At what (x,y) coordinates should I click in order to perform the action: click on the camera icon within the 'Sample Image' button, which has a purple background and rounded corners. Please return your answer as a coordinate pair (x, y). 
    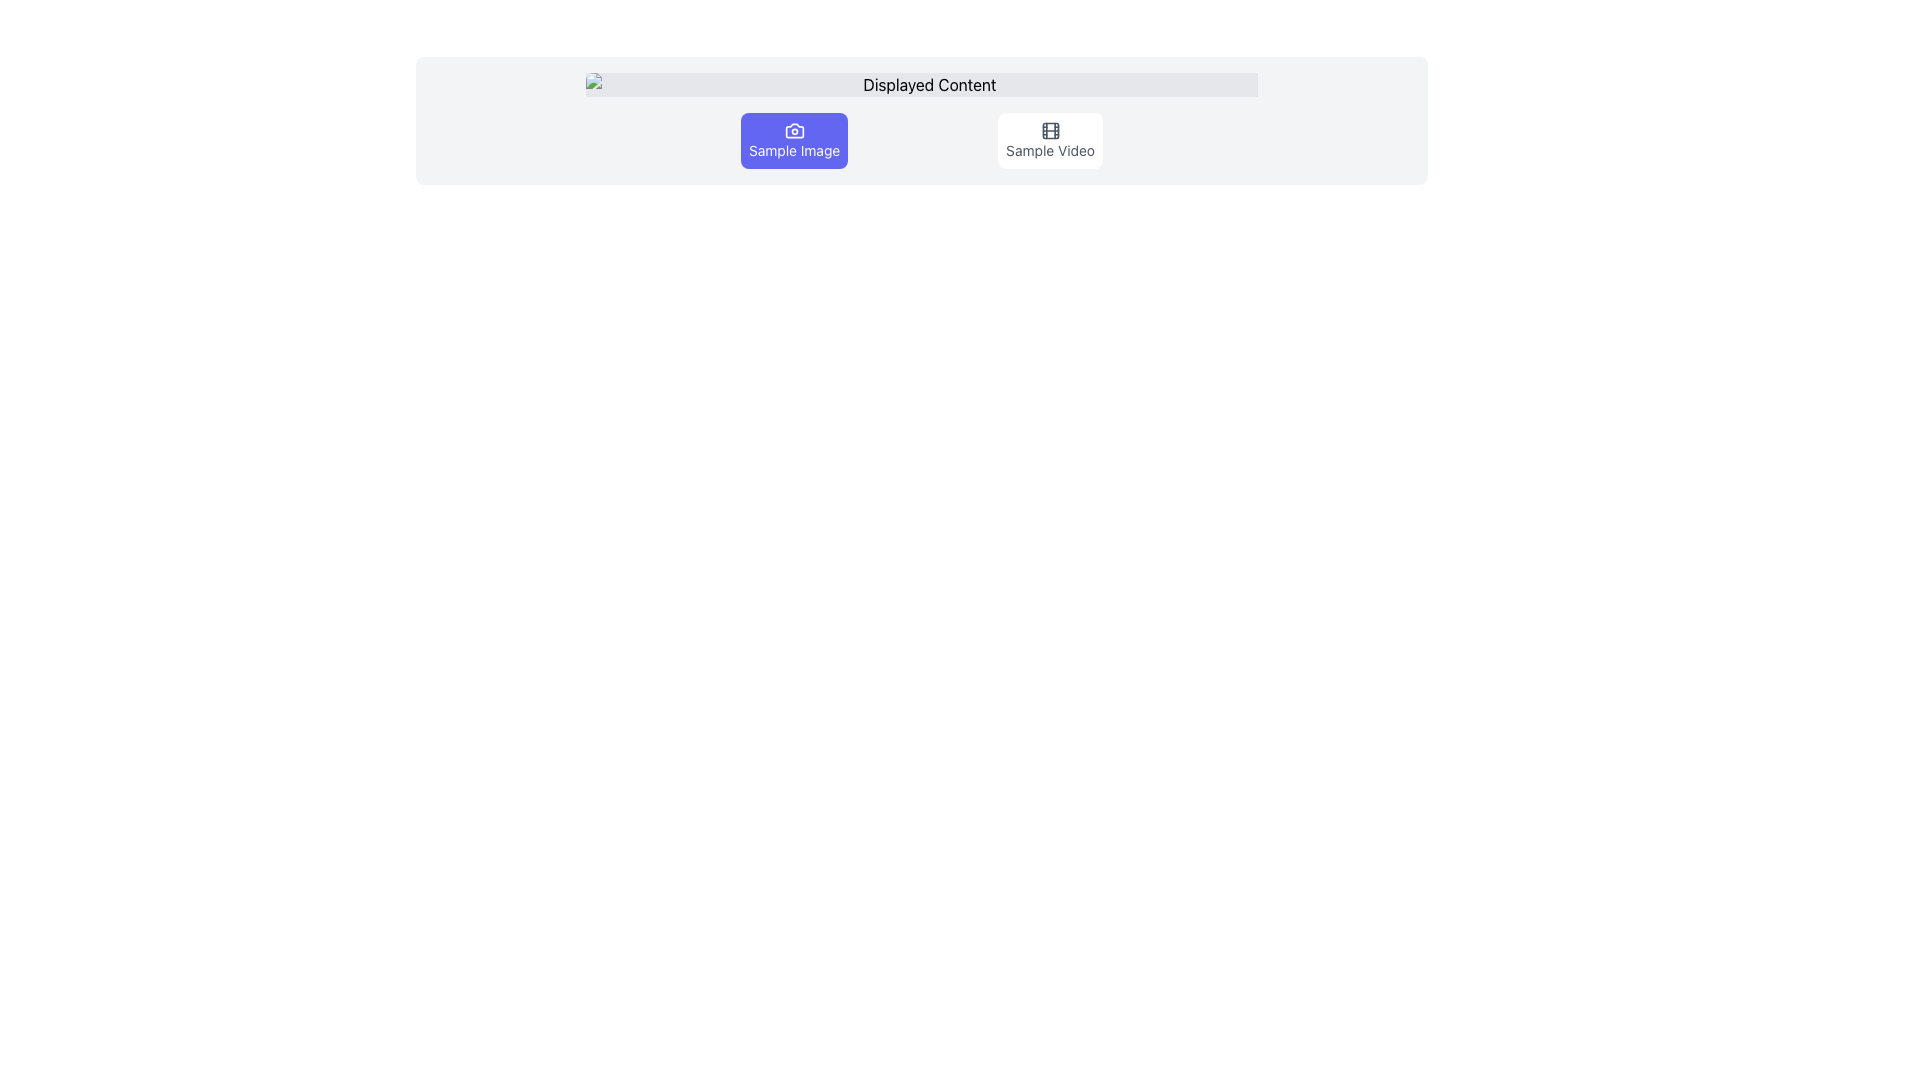
    Looking at the image, I should click on (793, 131).